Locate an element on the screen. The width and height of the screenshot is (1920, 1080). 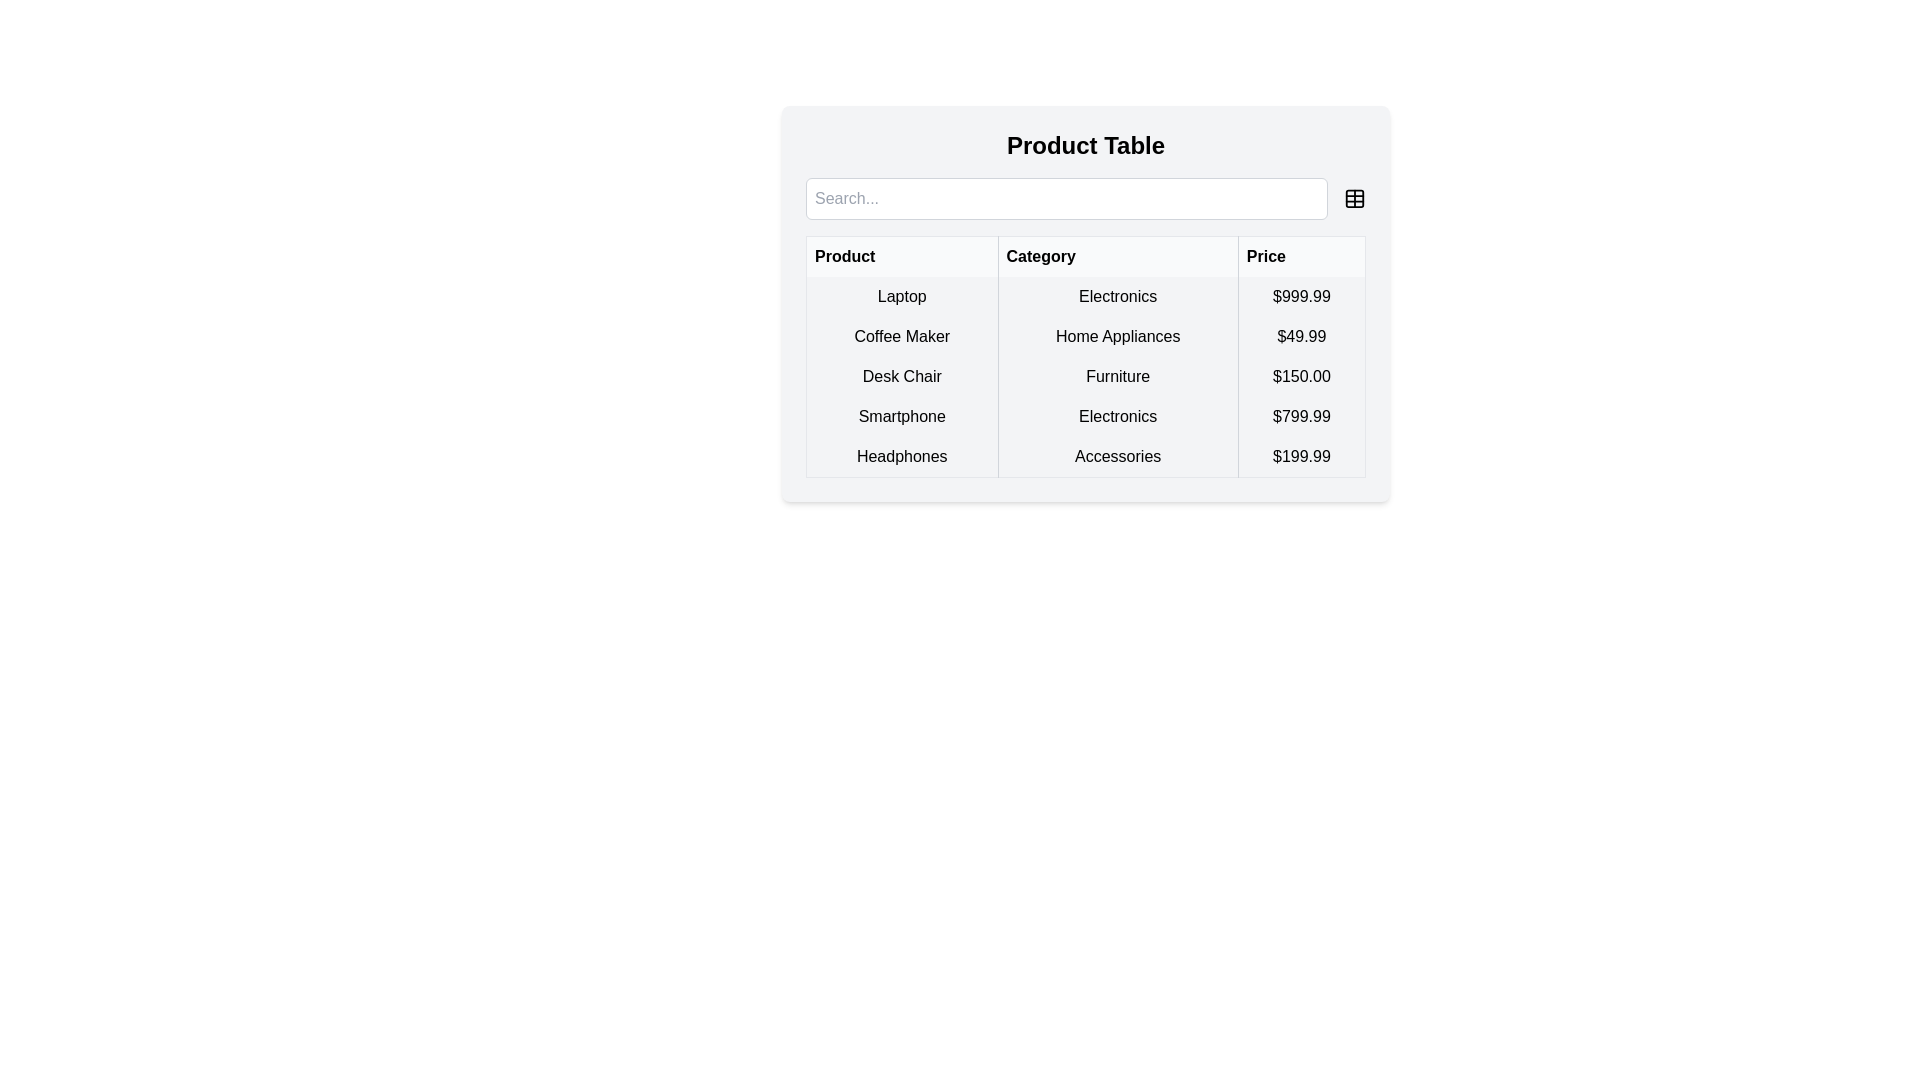
the static text element displaying the price '$49.99' in bold black text, located in the third column of the second row of the 'Product Table' is located at coordinates (1301, 335).